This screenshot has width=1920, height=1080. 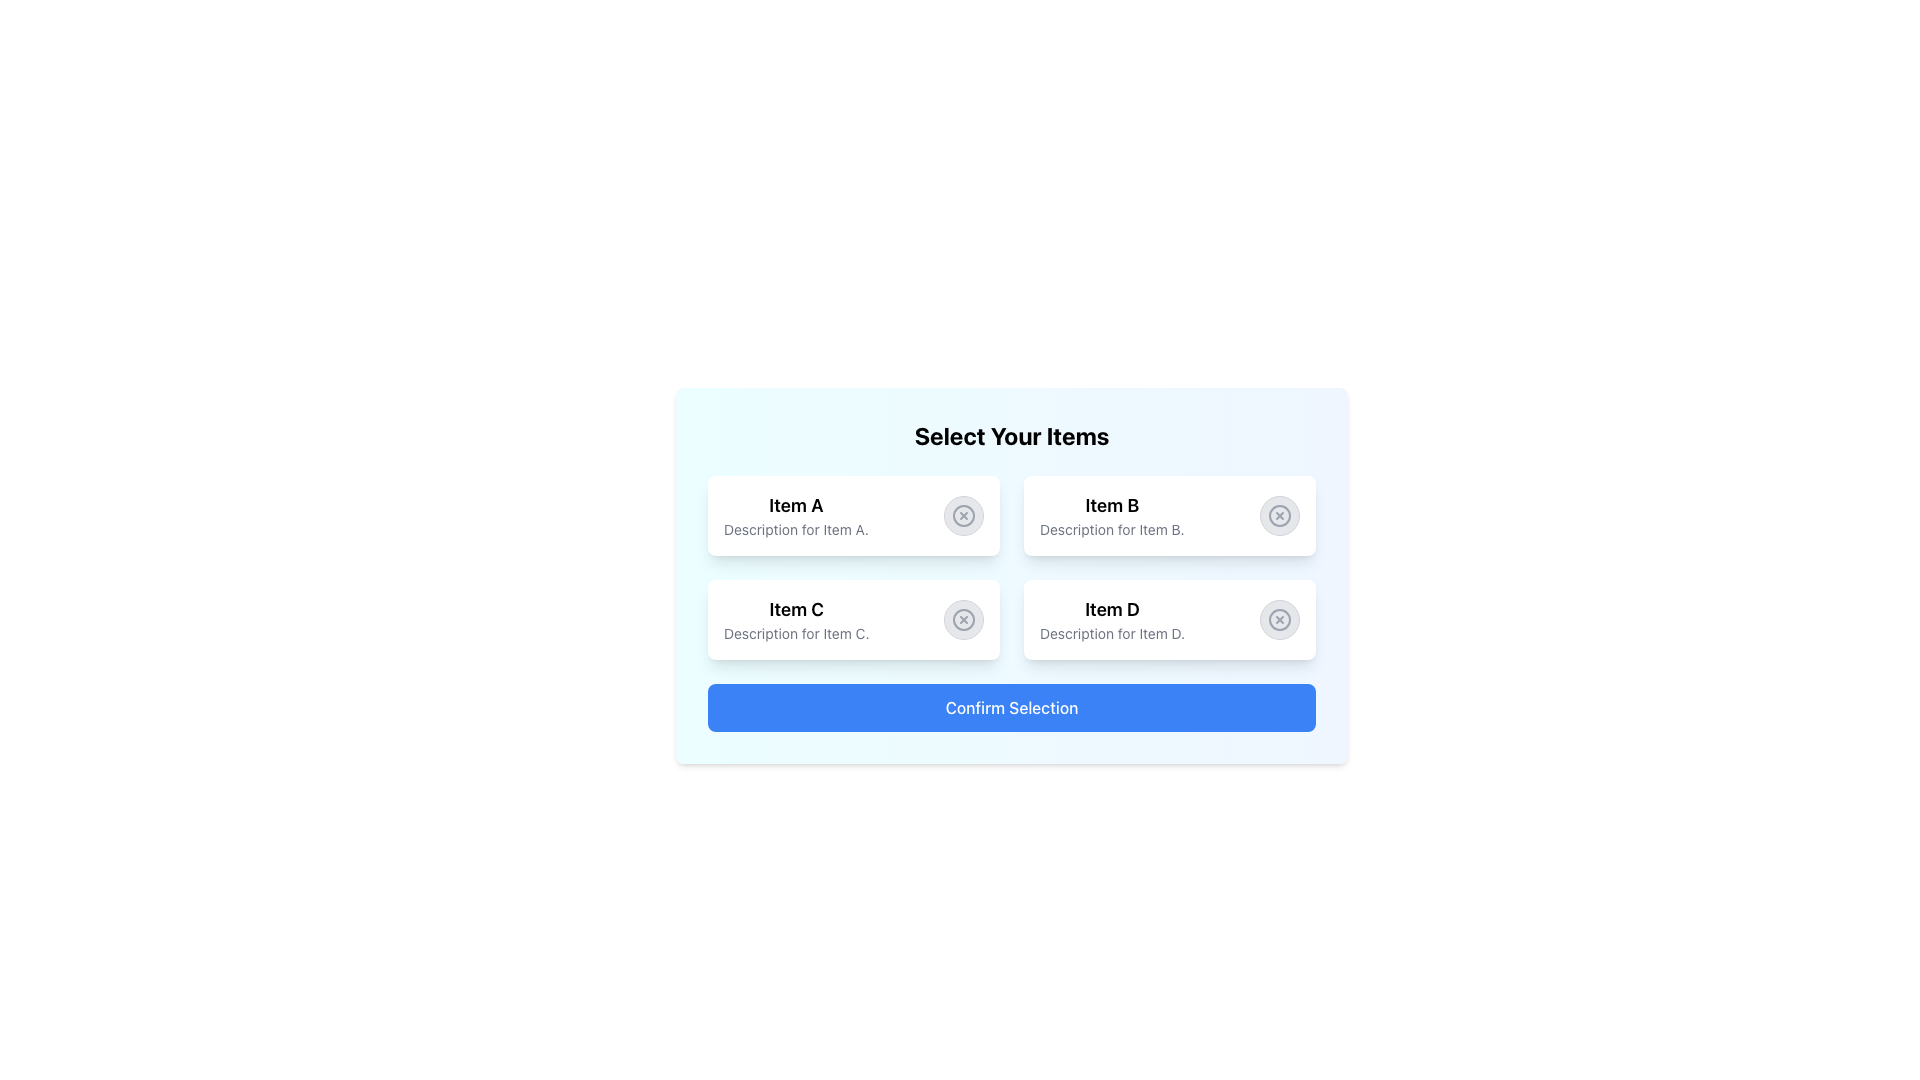 I want to click on the inner circle of the icon located to the right of the 'Item D' text, which is styled with a stroke and filled with a neutral gray color, so click(x=1280, y=619).